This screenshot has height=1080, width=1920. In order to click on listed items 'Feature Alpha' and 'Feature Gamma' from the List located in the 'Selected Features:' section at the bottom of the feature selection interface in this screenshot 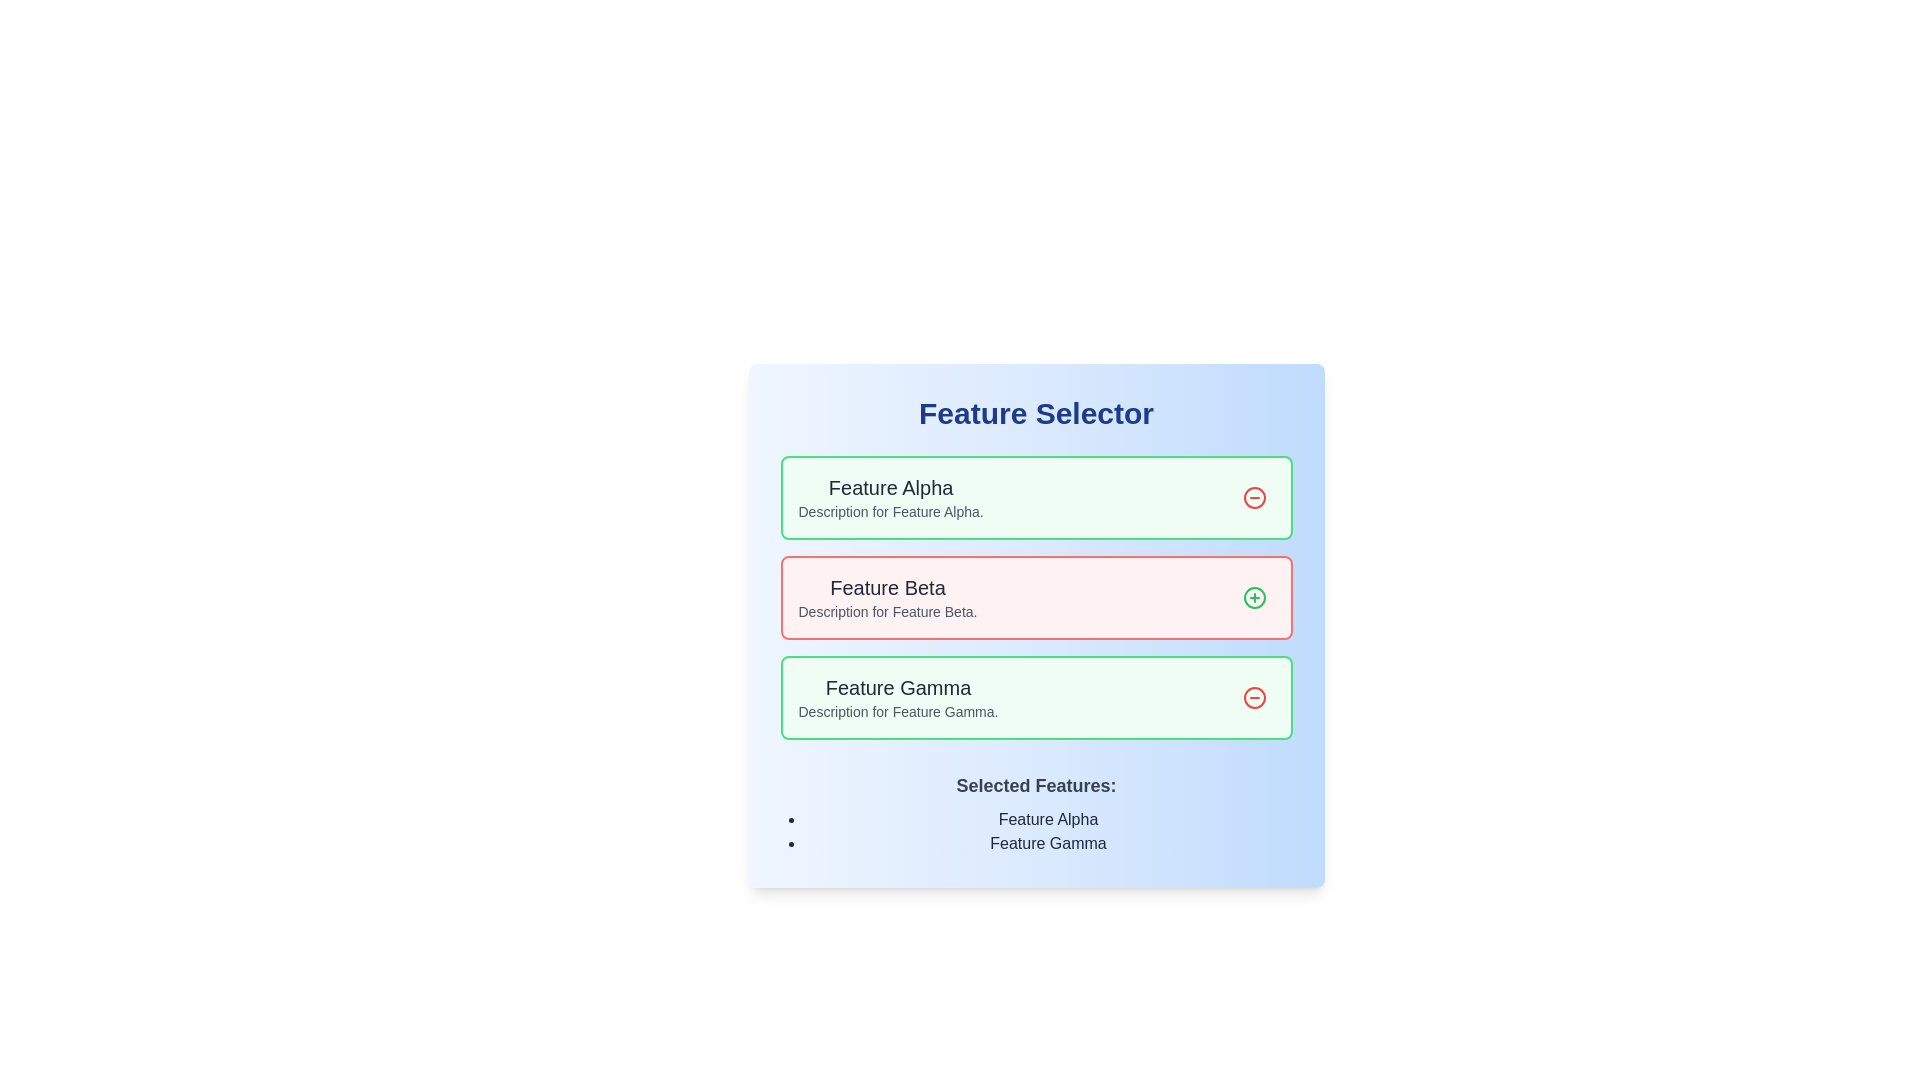, I will do `click(1047, 832)`.